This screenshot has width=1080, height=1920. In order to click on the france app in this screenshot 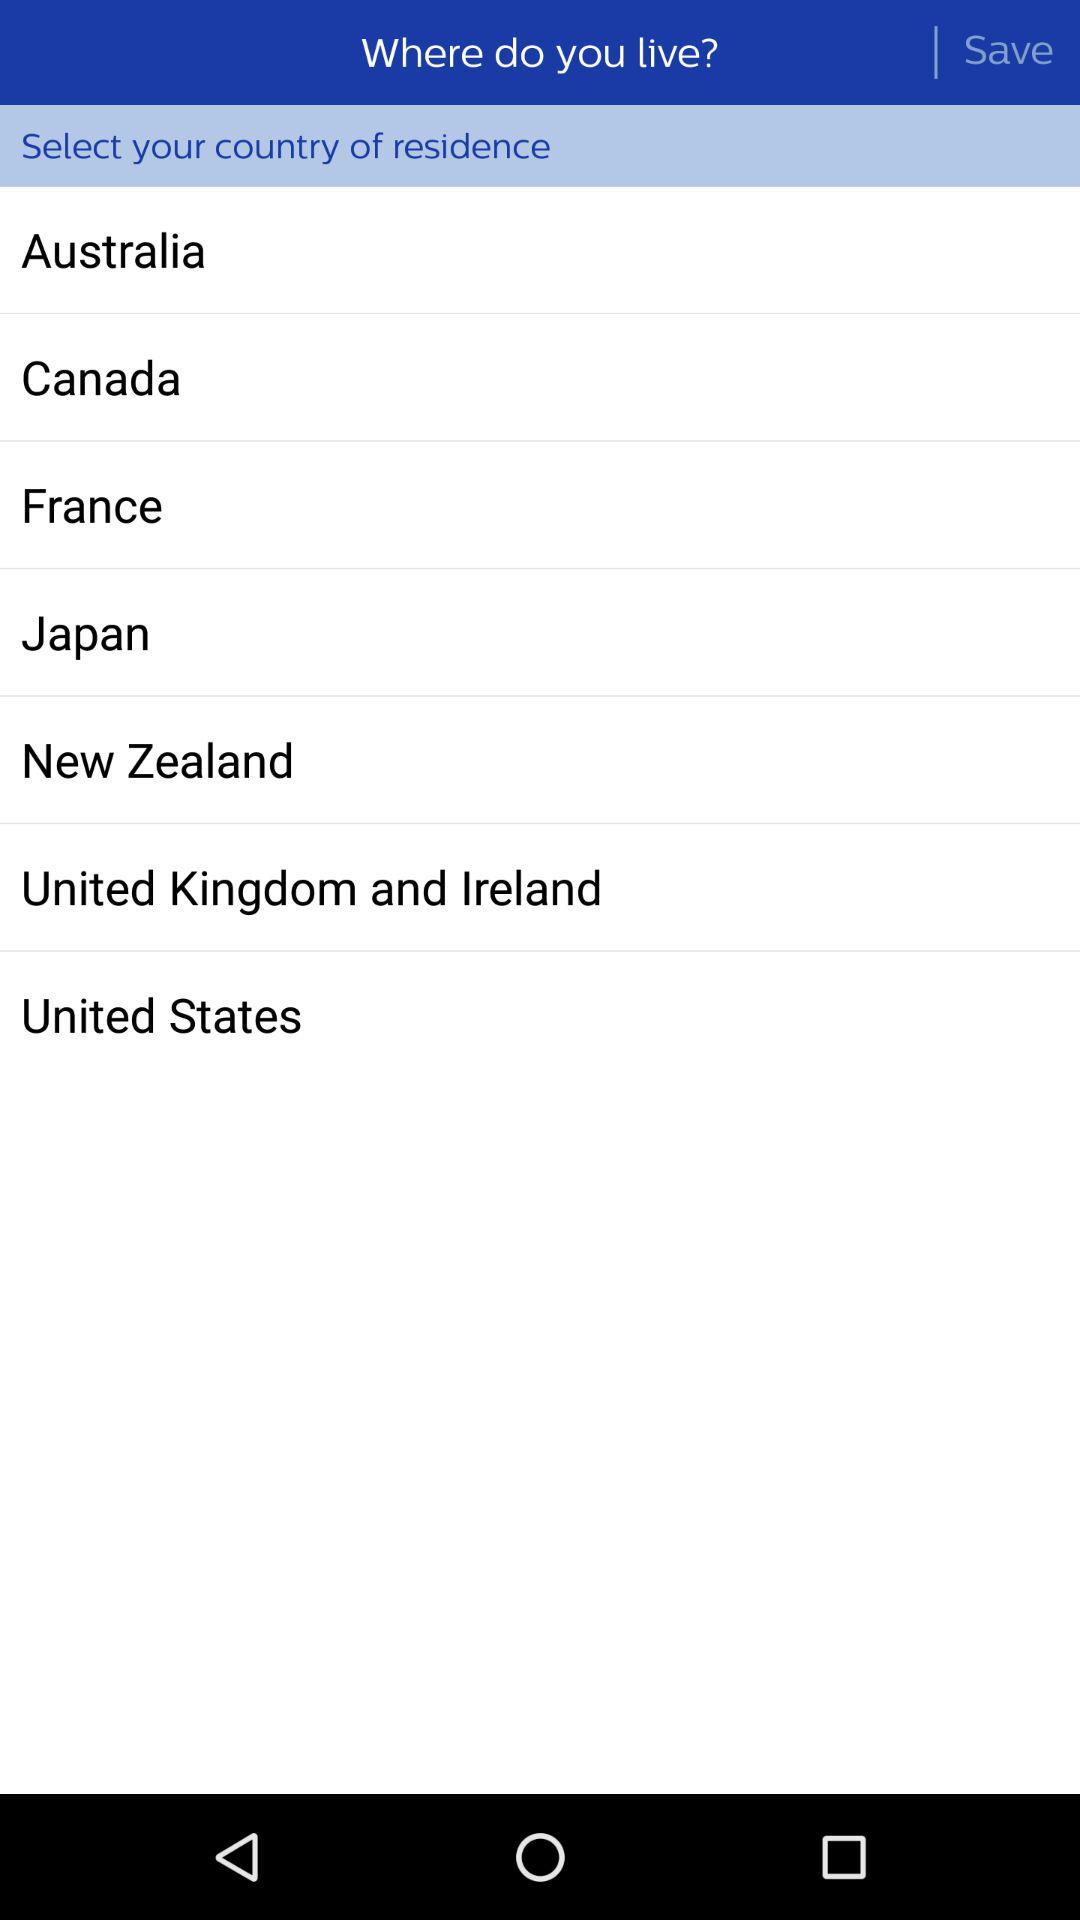, I will do `click(540, 504)`.